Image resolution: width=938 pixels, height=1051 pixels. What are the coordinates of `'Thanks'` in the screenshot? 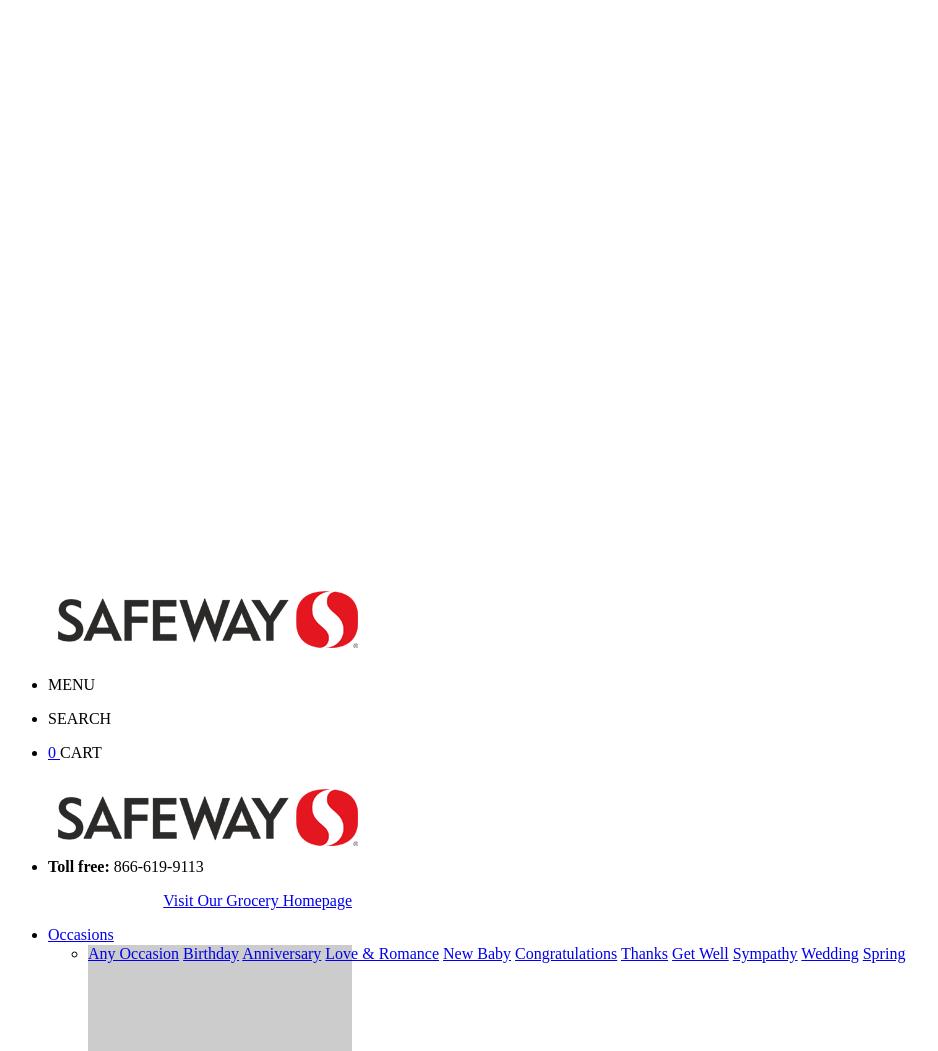 It's located at (643, 952).